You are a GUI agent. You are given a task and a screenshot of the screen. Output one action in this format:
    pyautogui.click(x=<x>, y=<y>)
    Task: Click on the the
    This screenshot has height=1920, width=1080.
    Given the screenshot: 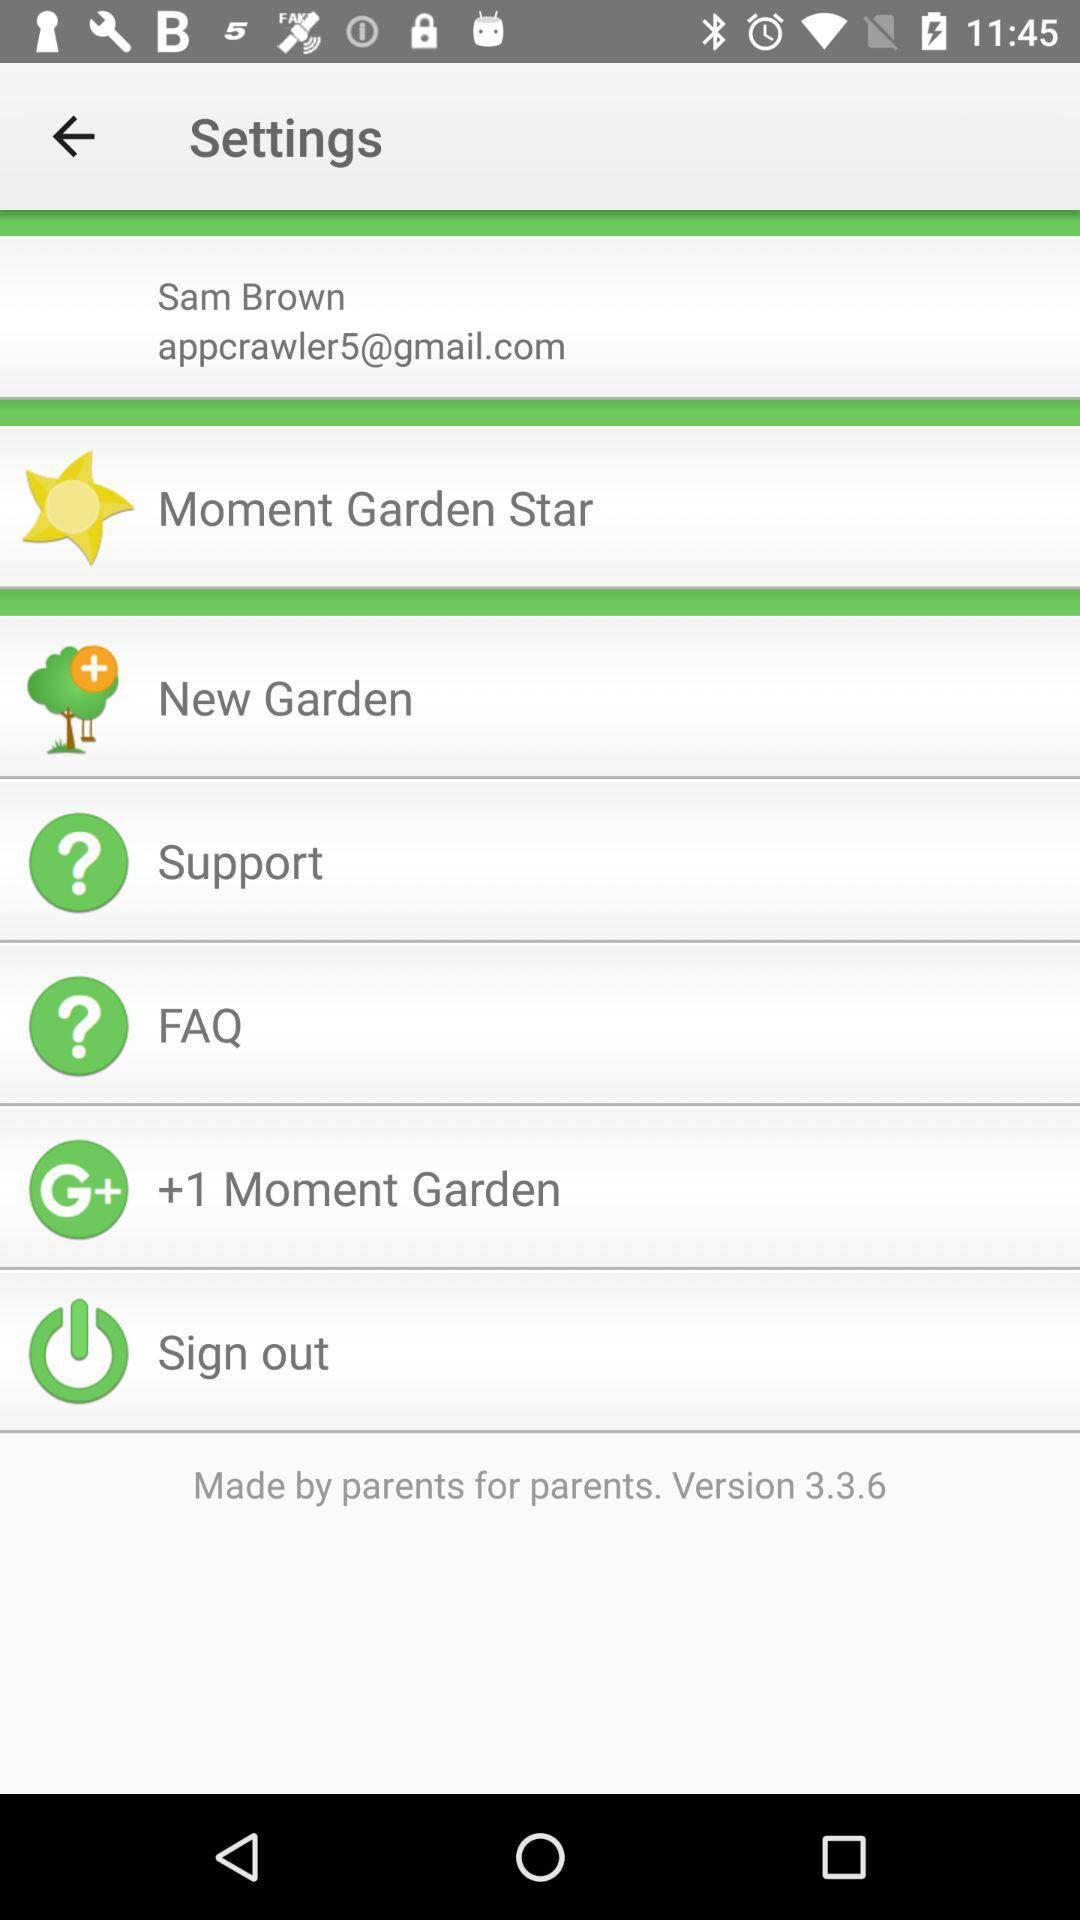 What is the action you would take?
    pyautogui.click(x=540, y=411)
    